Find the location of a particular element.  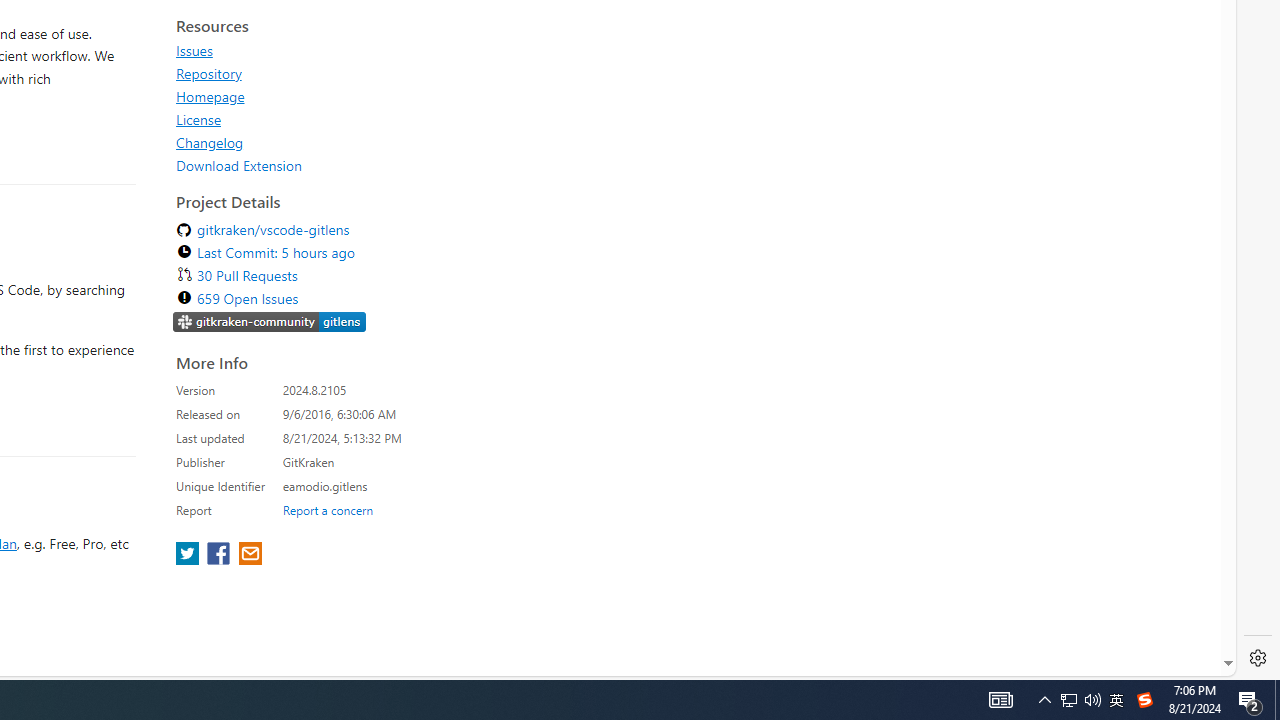

'Issues' is located at coordinates (194, 49).